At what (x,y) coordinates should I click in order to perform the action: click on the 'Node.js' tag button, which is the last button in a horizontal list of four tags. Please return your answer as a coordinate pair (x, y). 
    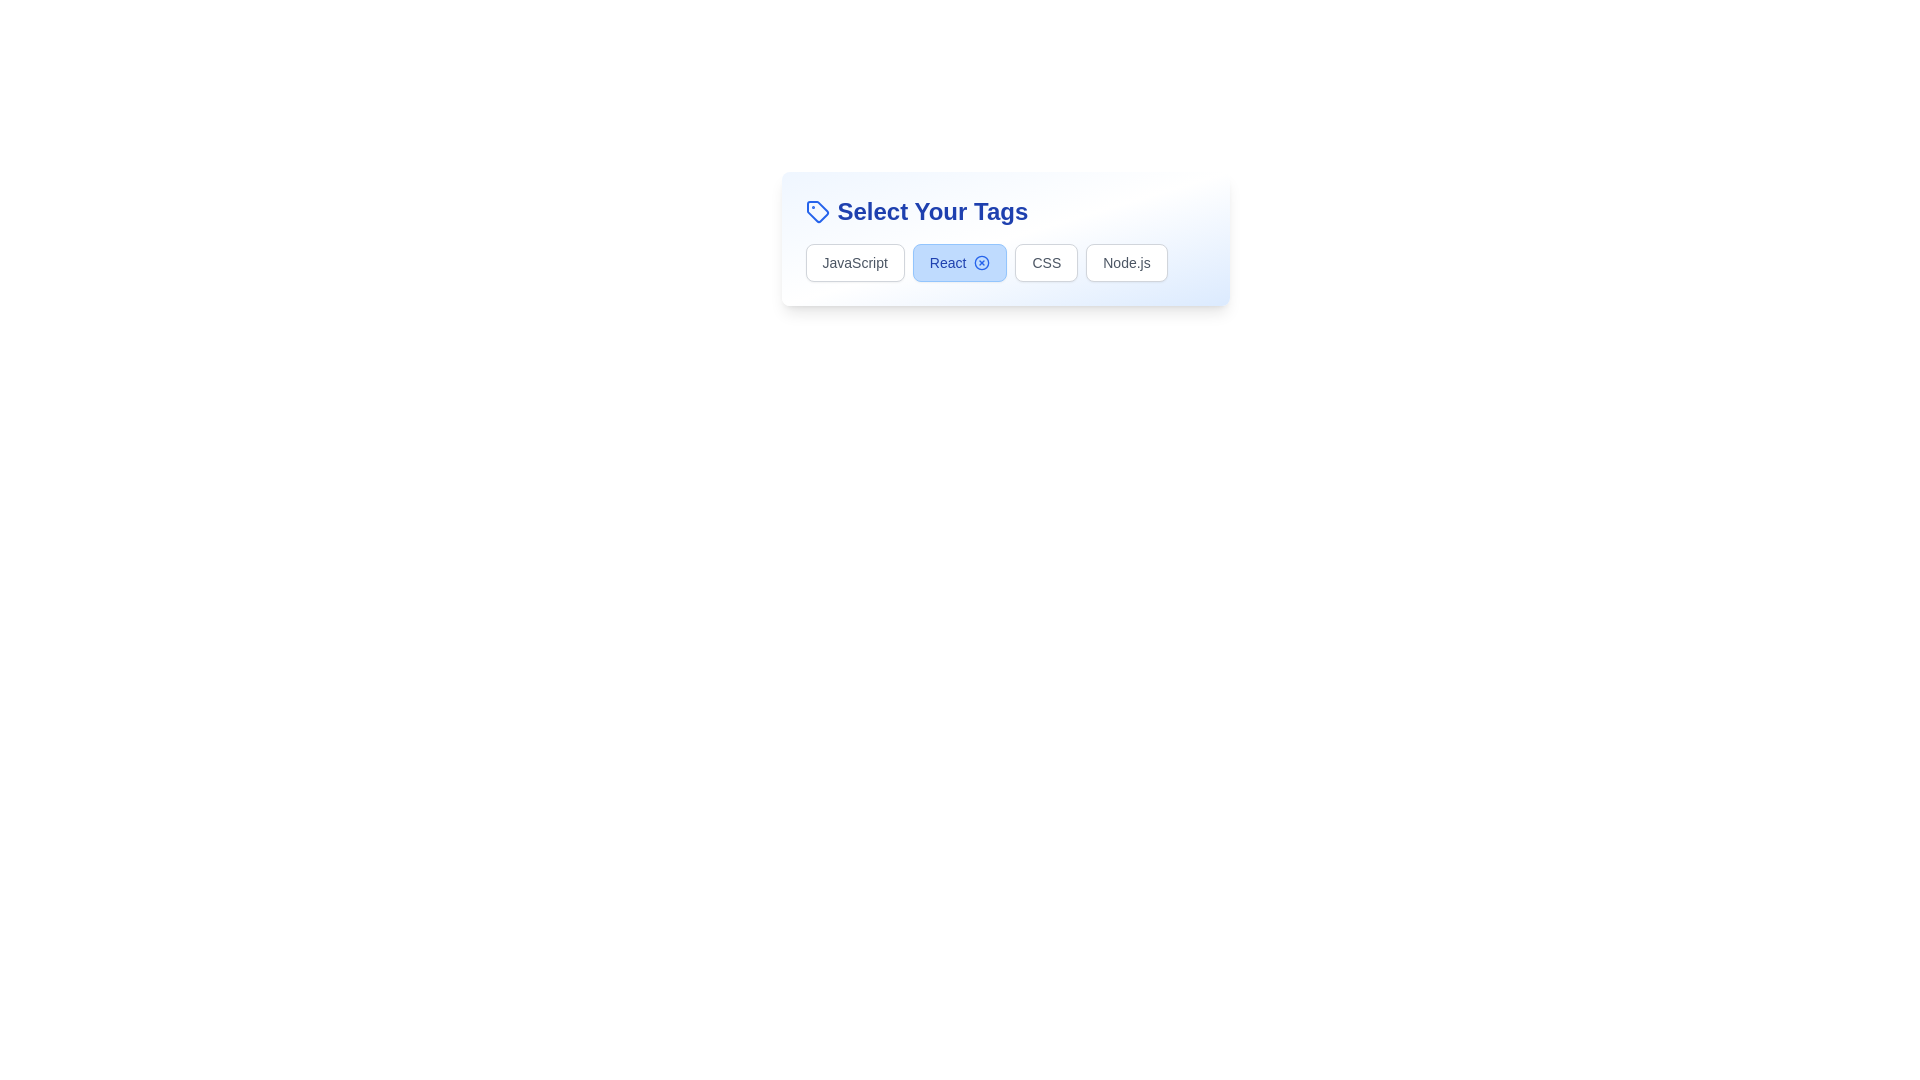
    Looking at the image, I should click on (1127, 261).